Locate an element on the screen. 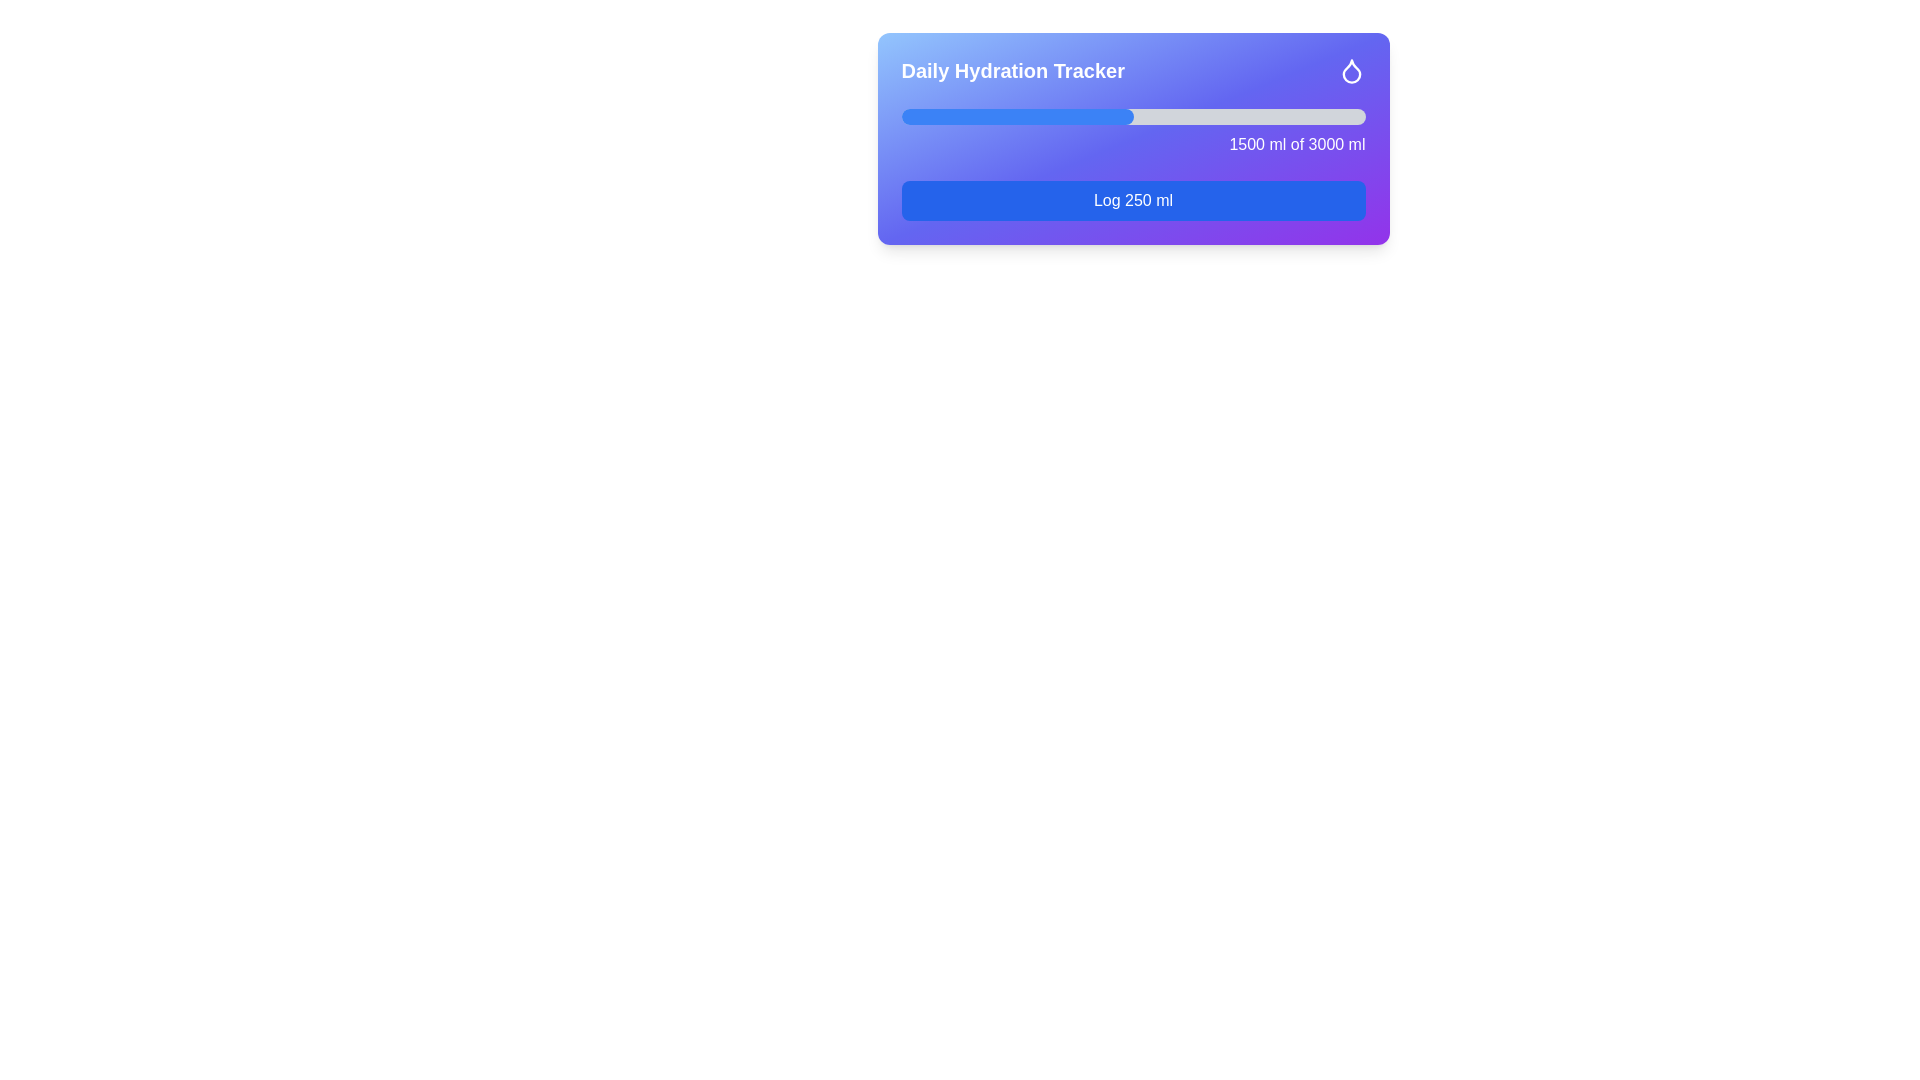  the droplet icon located in the top-right corner of the 'Daily Hydration Tracker' card is located at coordinates (1351, 70).